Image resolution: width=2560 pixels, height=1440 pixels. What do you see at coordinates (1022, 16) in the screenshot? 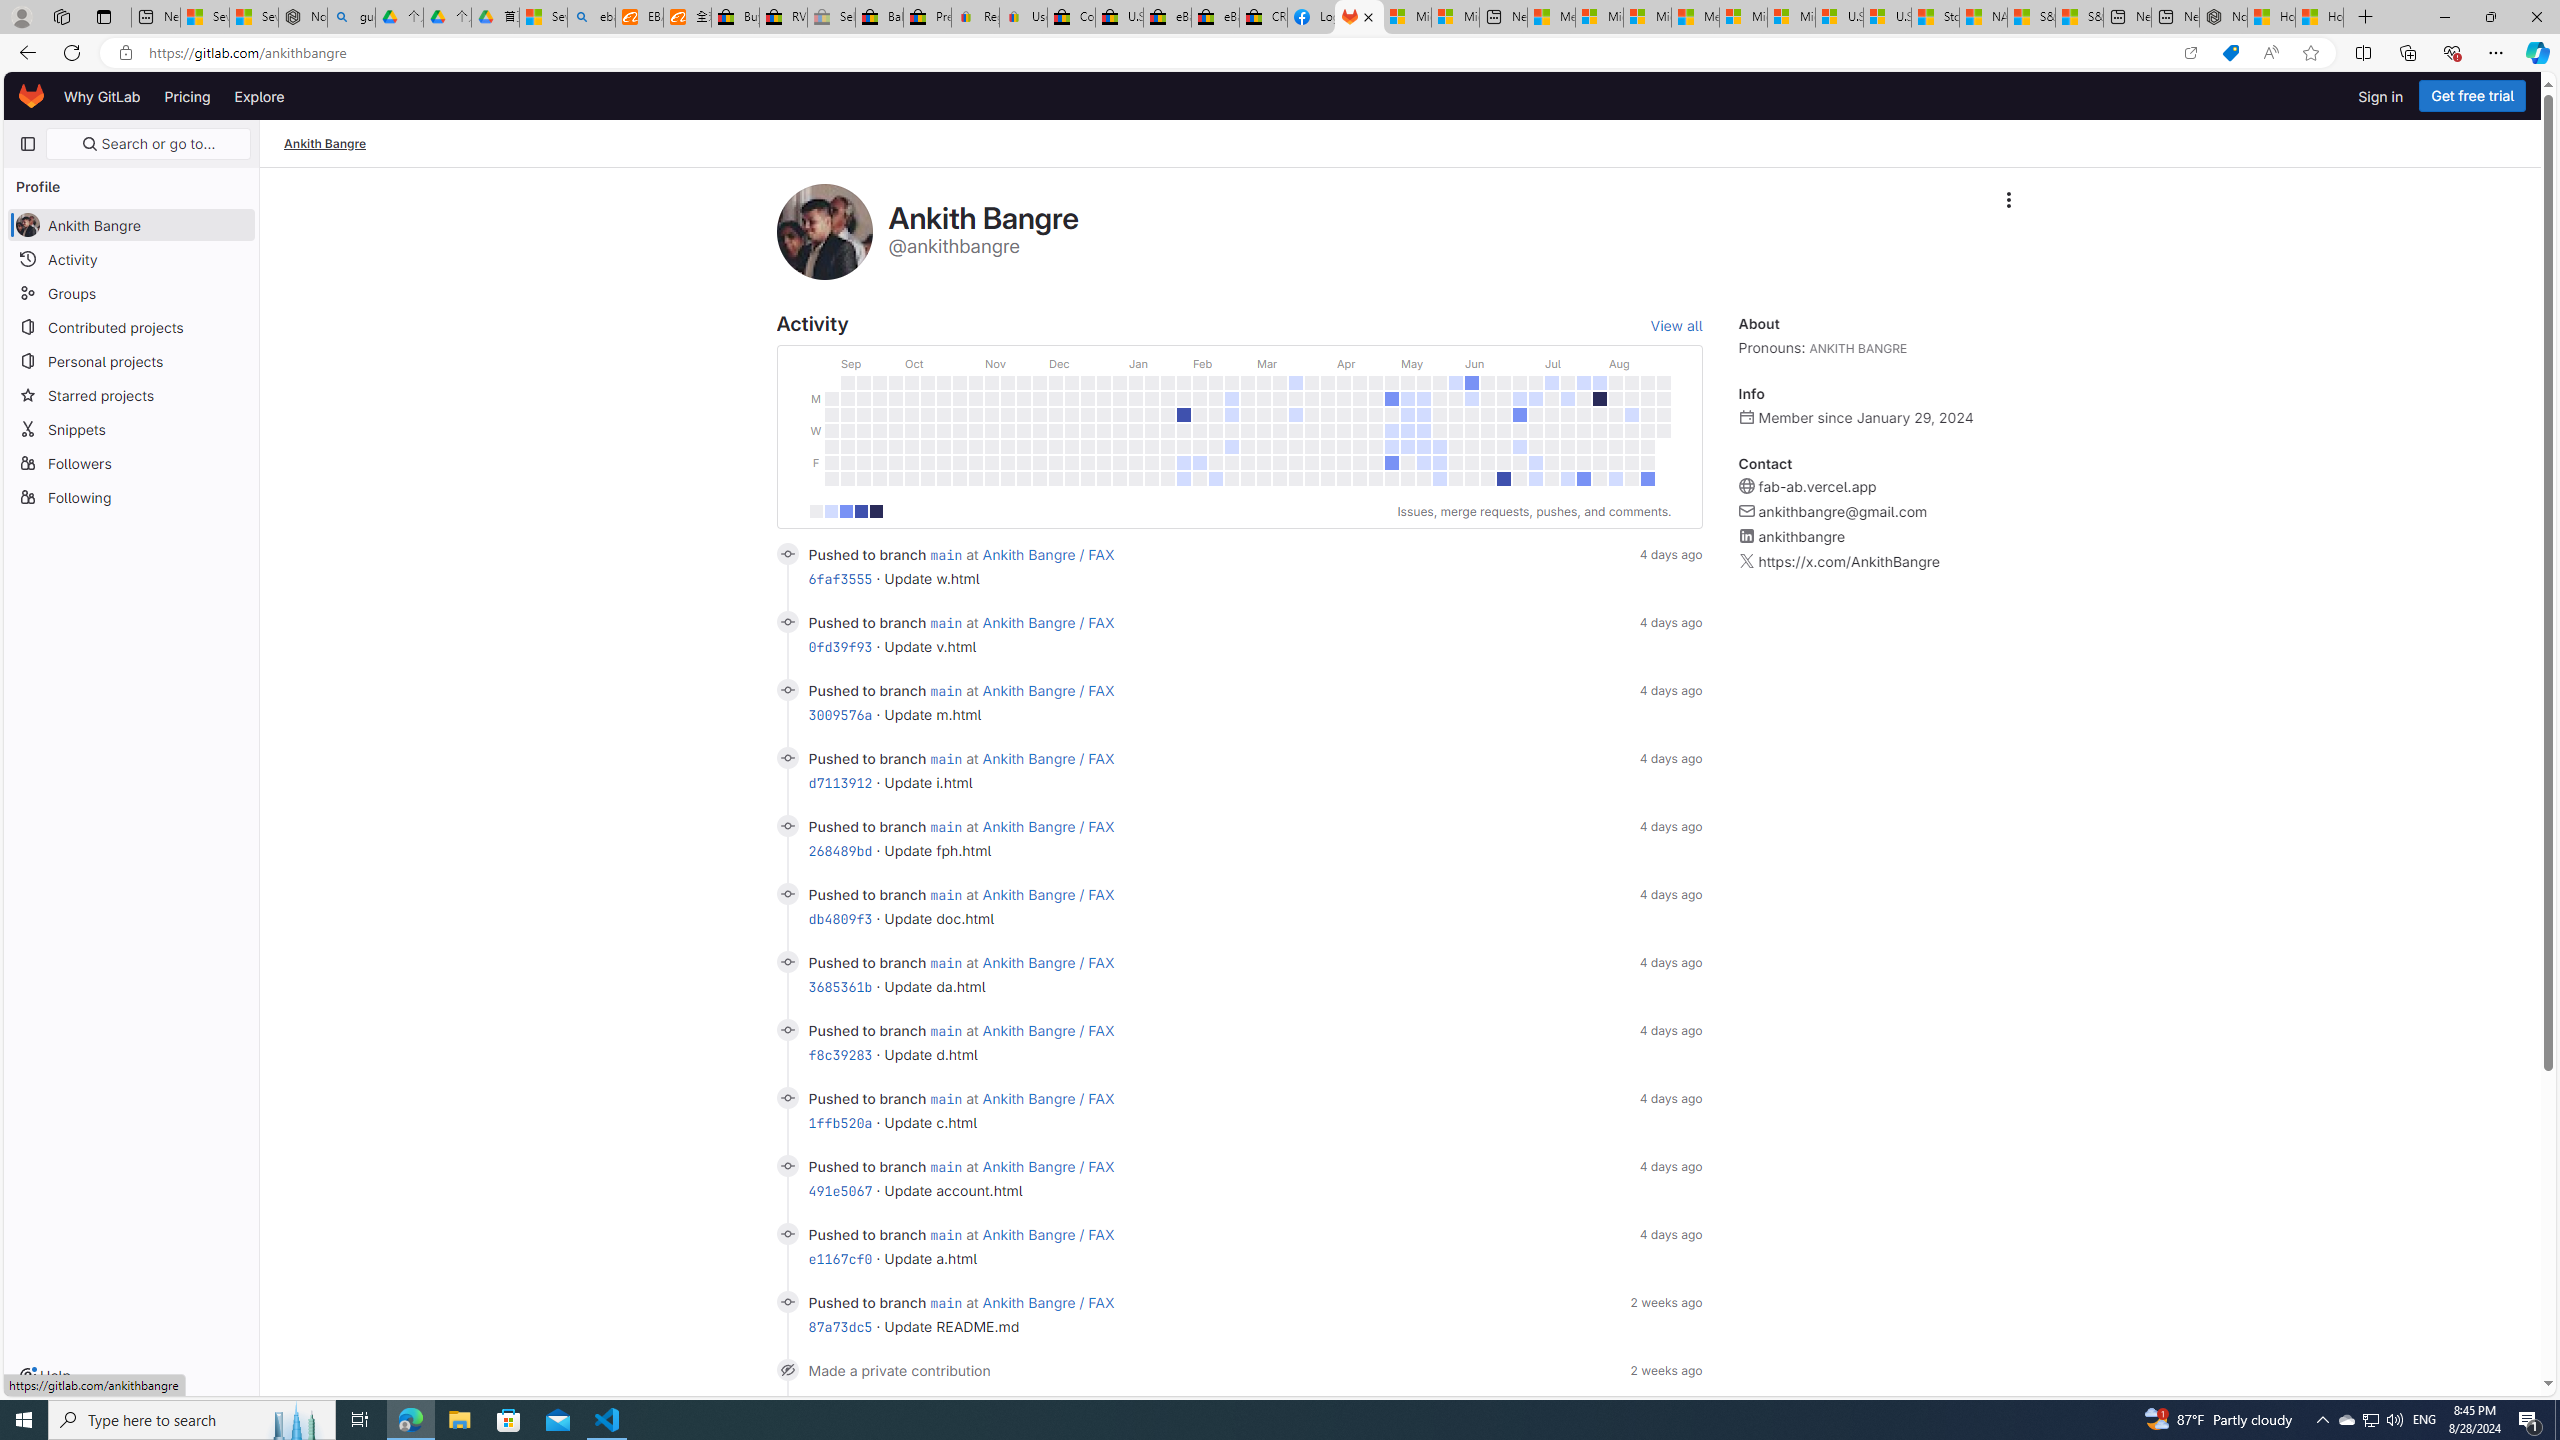
I see `'User Privacy Notice | eBay'` at bounding box center [1022, 16].